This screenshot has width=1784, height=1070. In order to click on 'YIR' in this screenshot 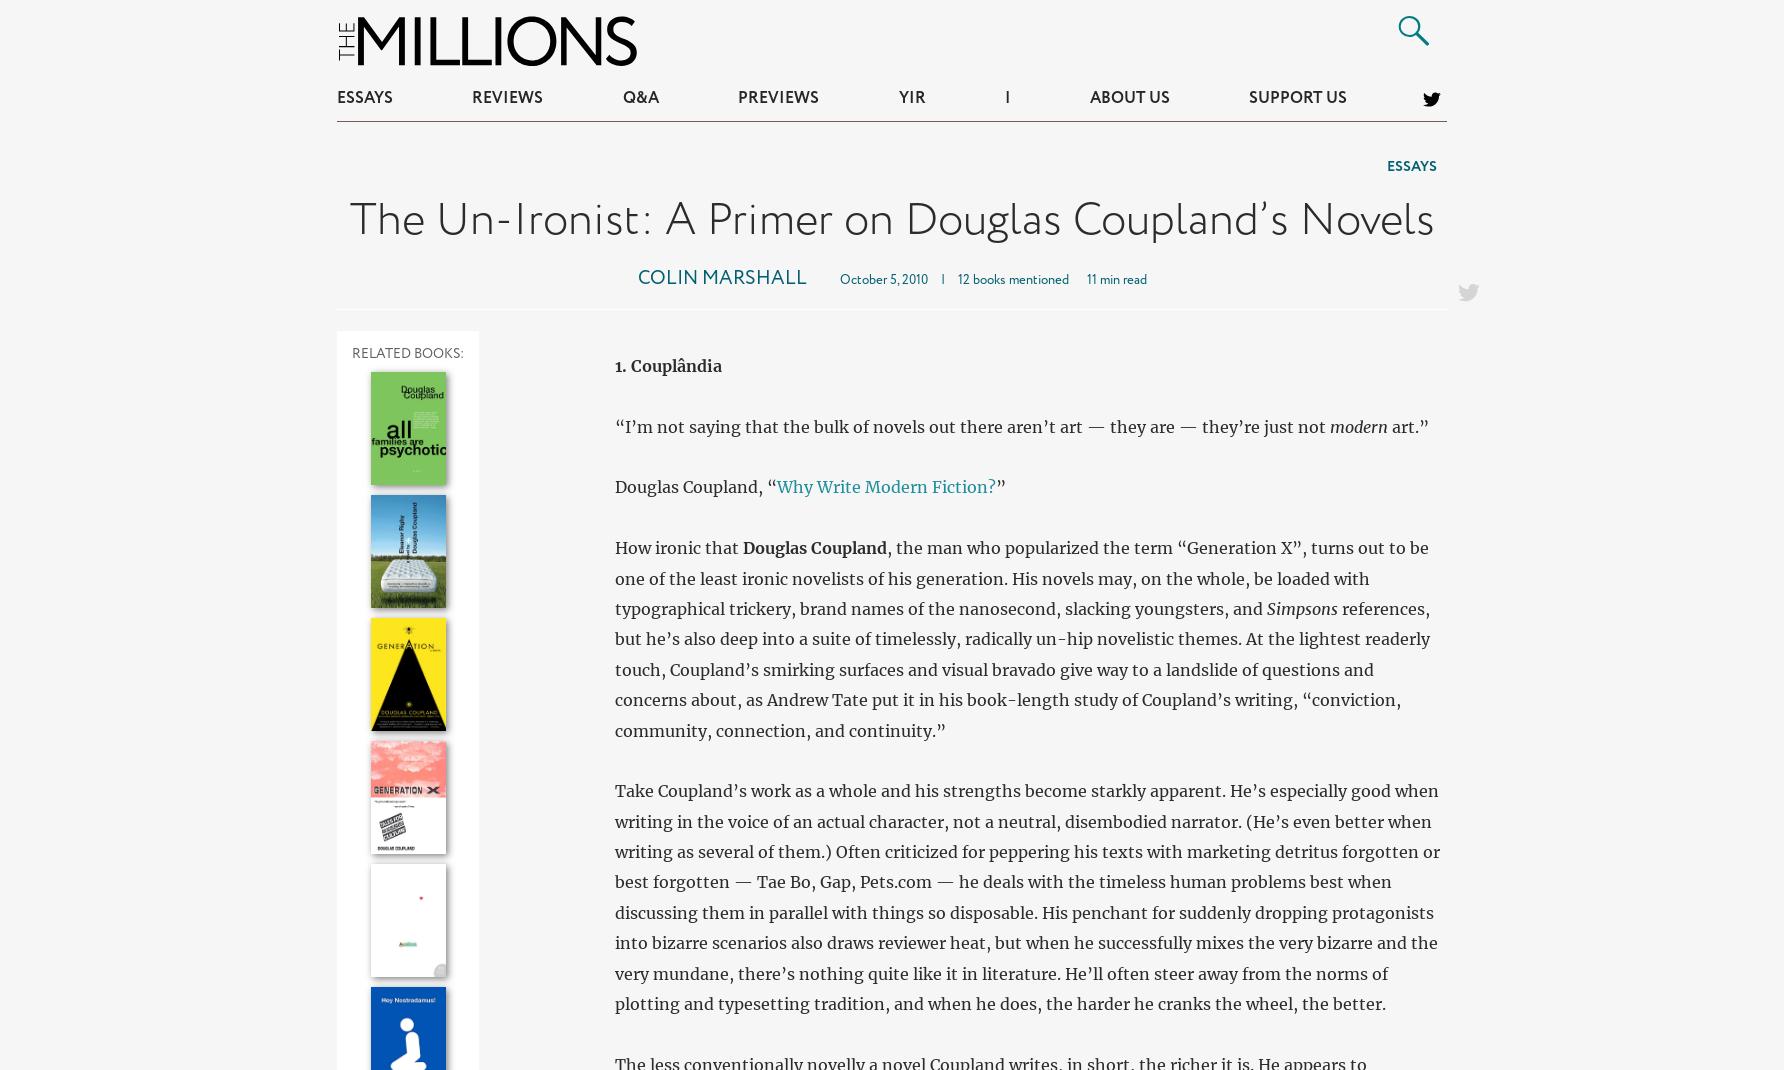, I will do `click(911, 98)`.